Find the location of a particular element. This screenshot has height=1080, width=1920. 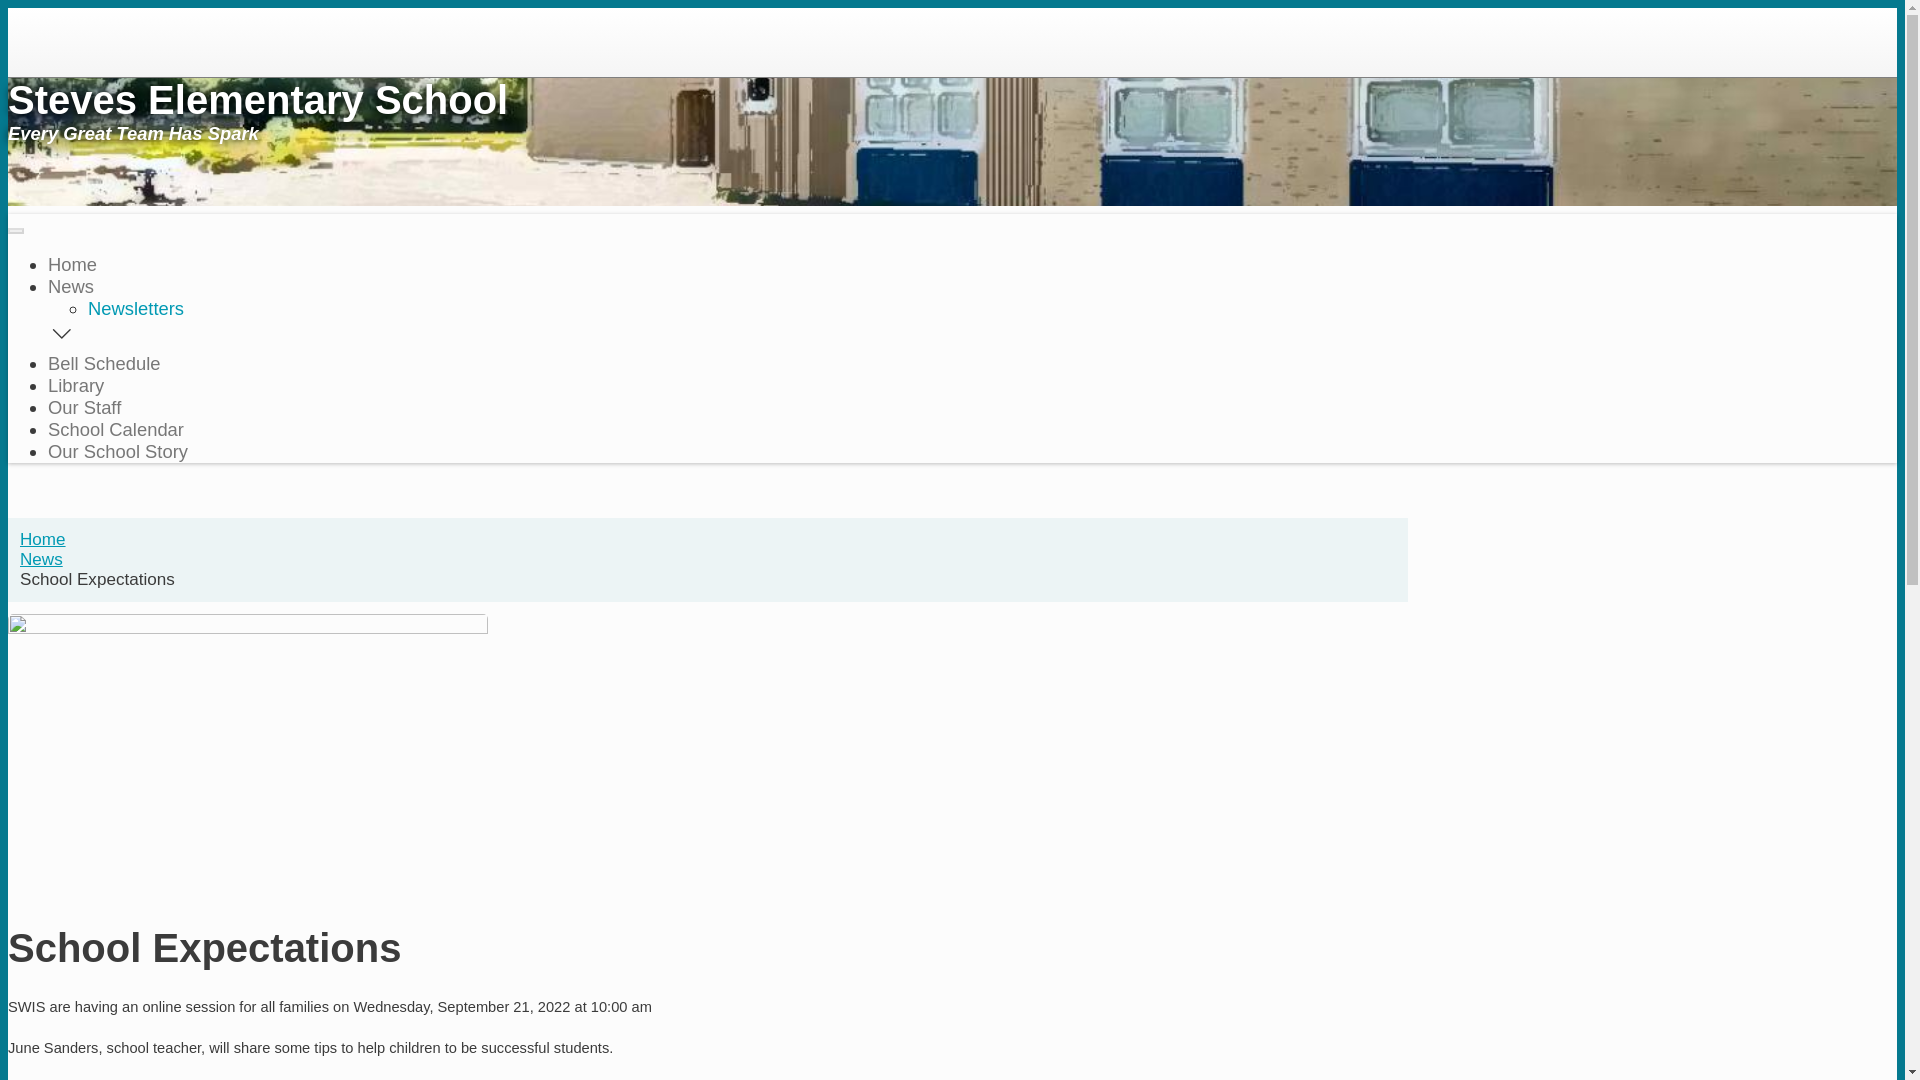

'Library' is located at coordinates (76, 385).